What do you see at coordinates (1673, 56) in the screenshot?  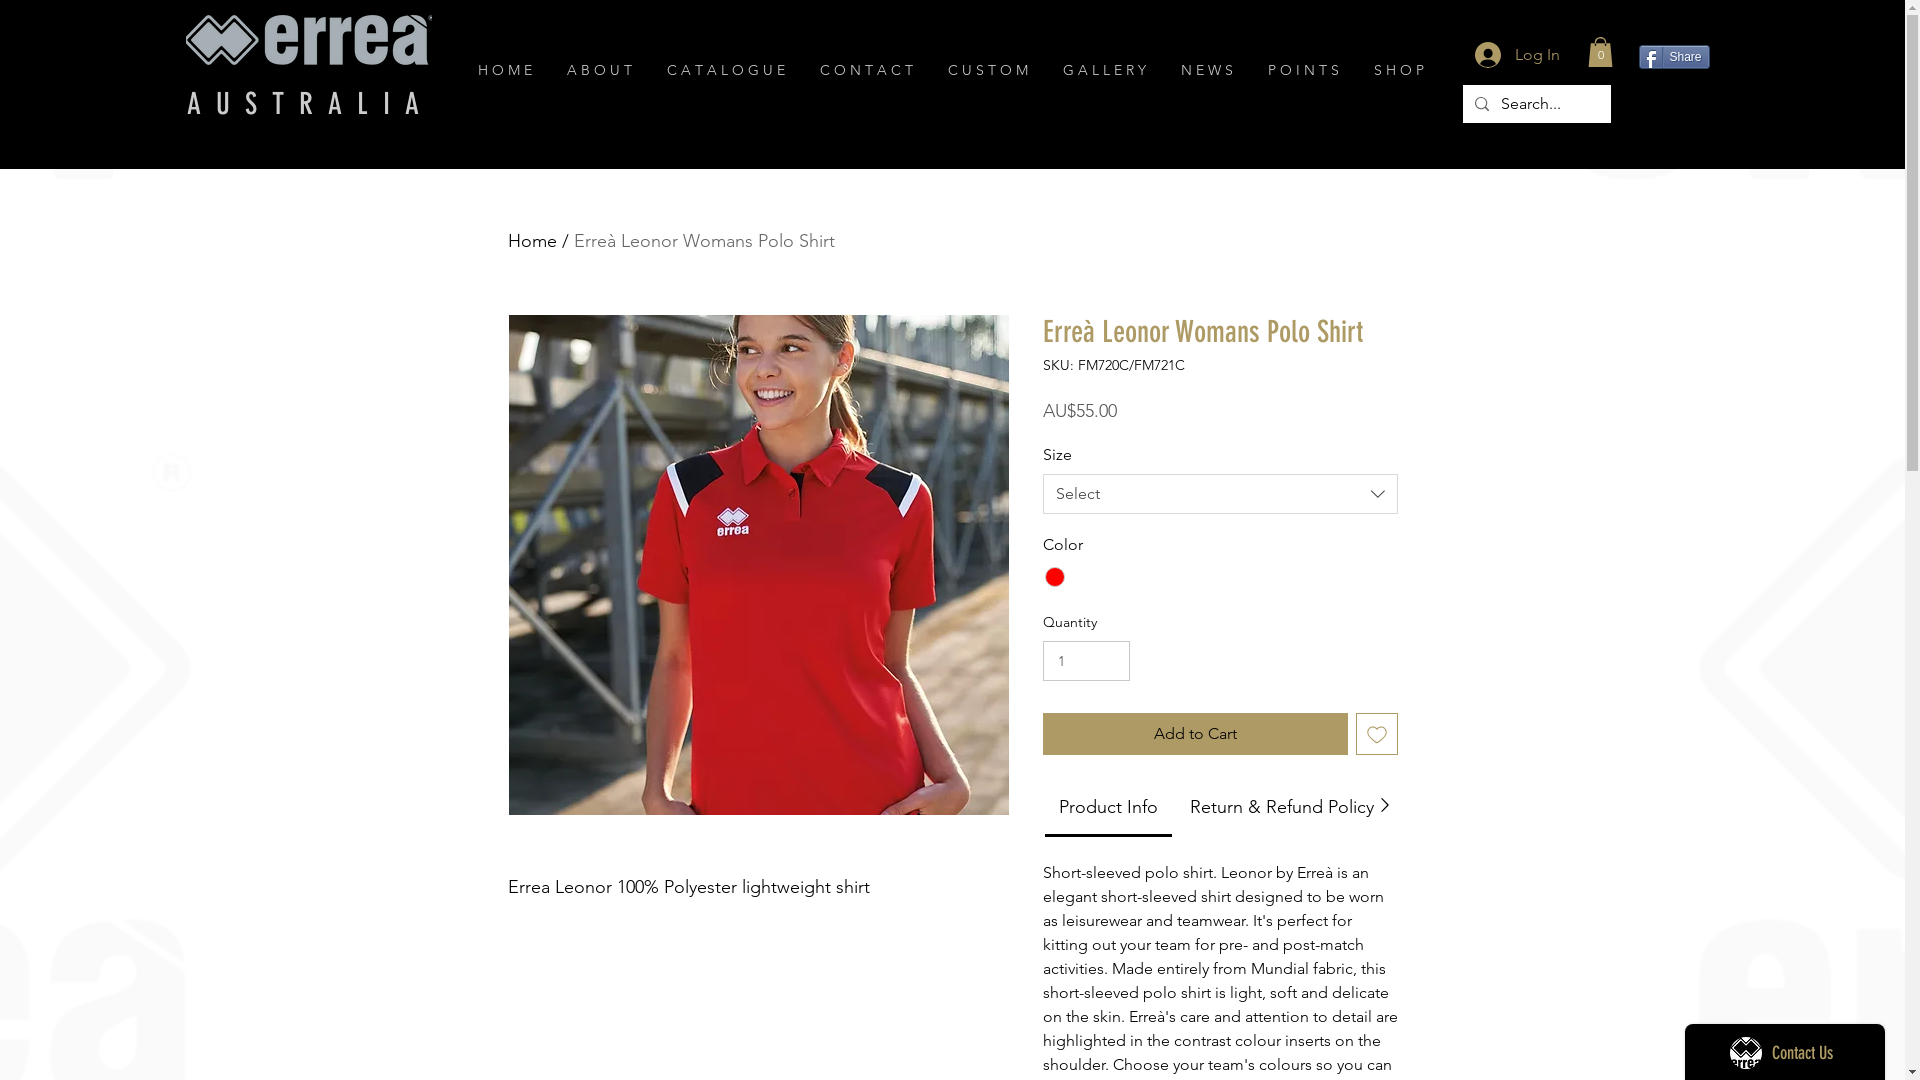 I see `'Share'` at bounding box center [1673, 56].